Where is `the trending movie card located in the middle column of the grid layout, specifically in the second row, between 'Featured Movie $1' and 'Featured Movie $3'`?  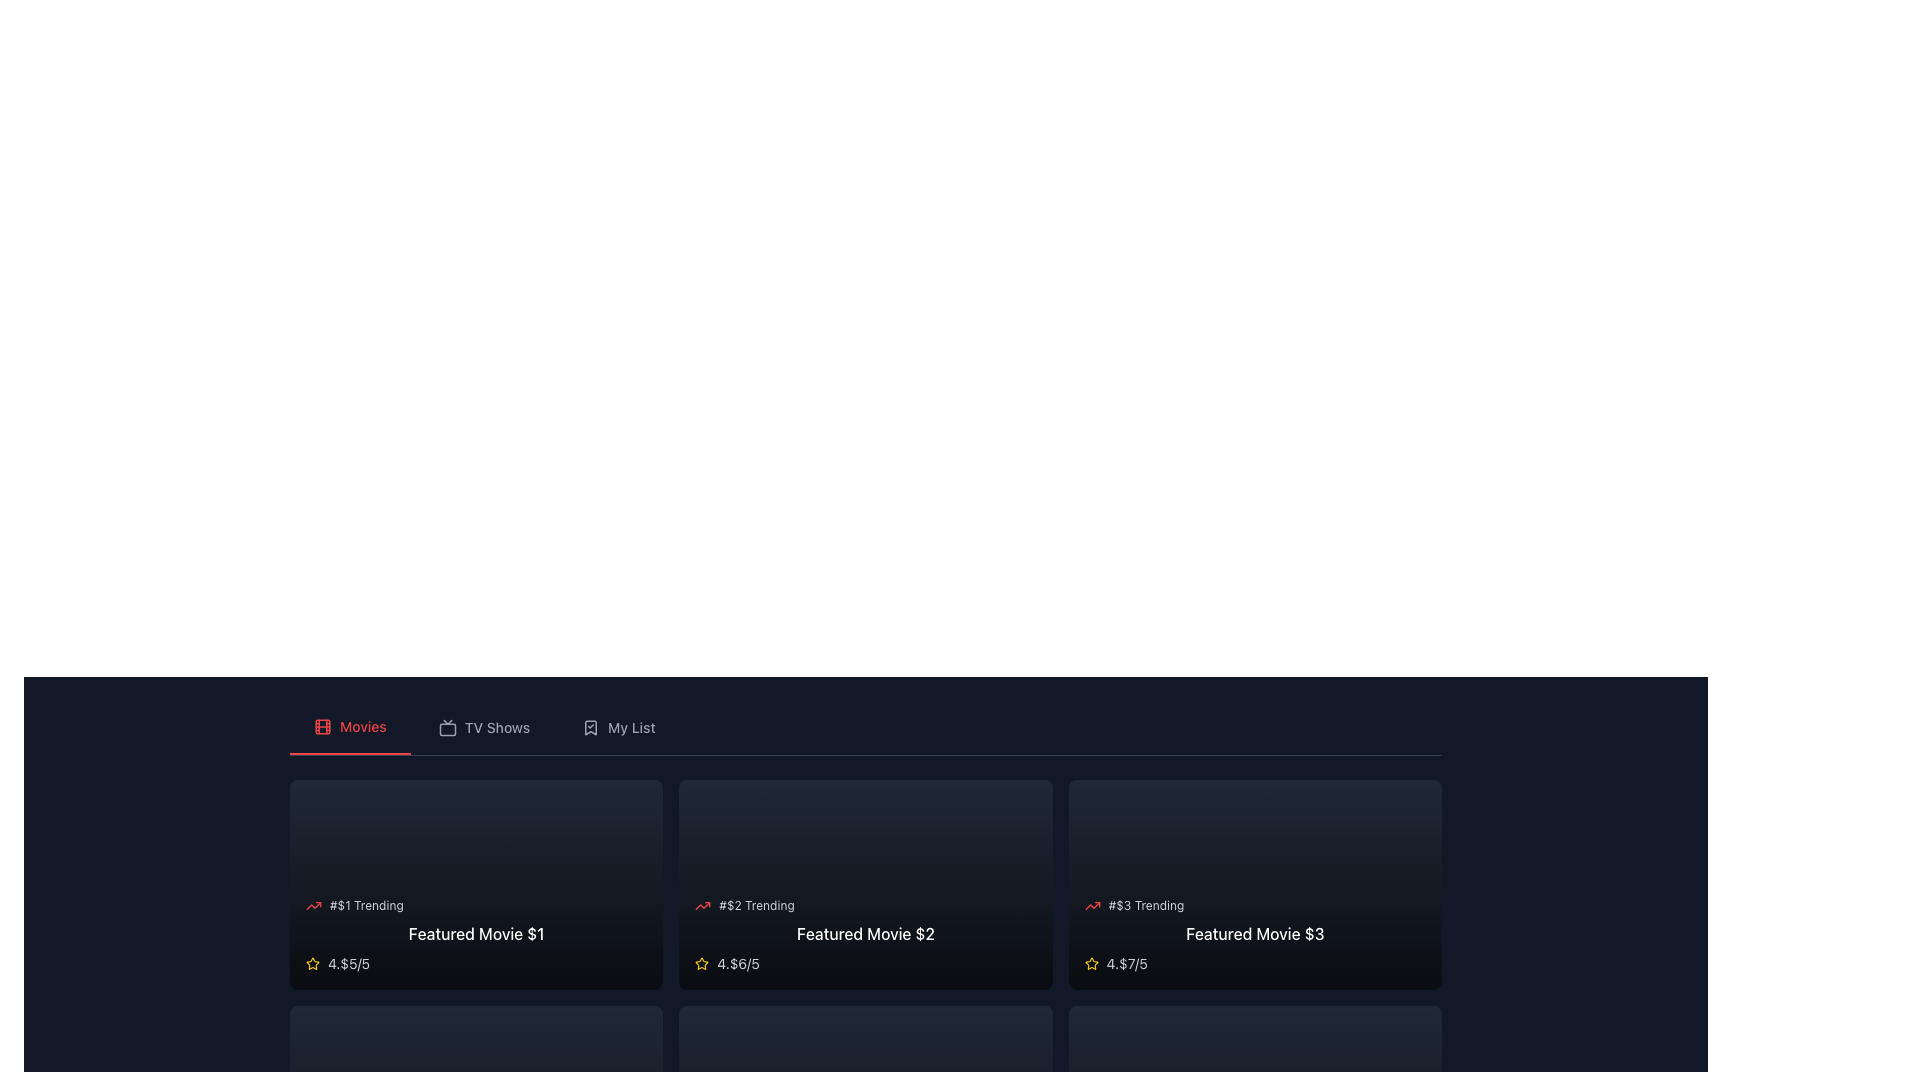 the trending movie card located in the middle column of the grid layout, specifically in the second row, between 'Featured Movie $1' and 'Featured Movie $3' is located at coordinates (865, 935).